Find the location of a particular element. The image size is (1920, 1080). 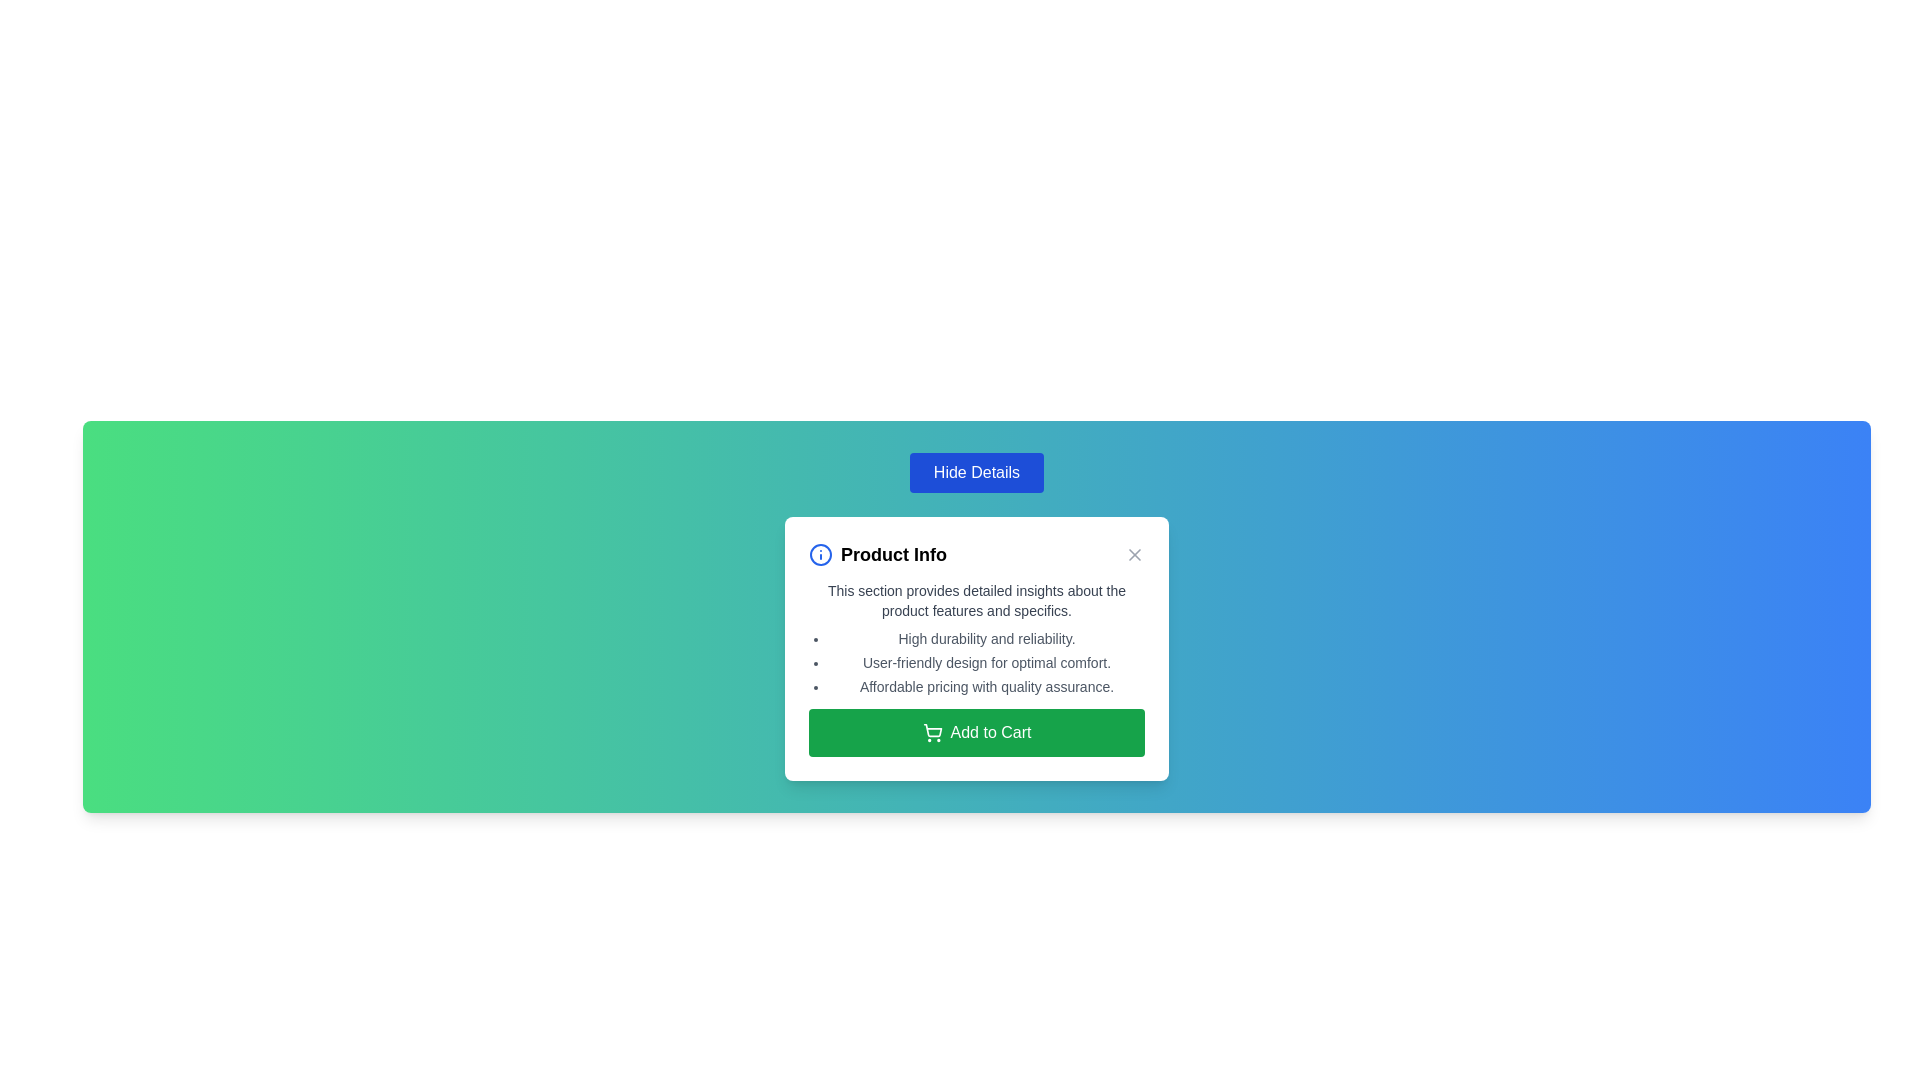

the button at the bottom of the 'Product Info' card is located at coordinates (977, 732).